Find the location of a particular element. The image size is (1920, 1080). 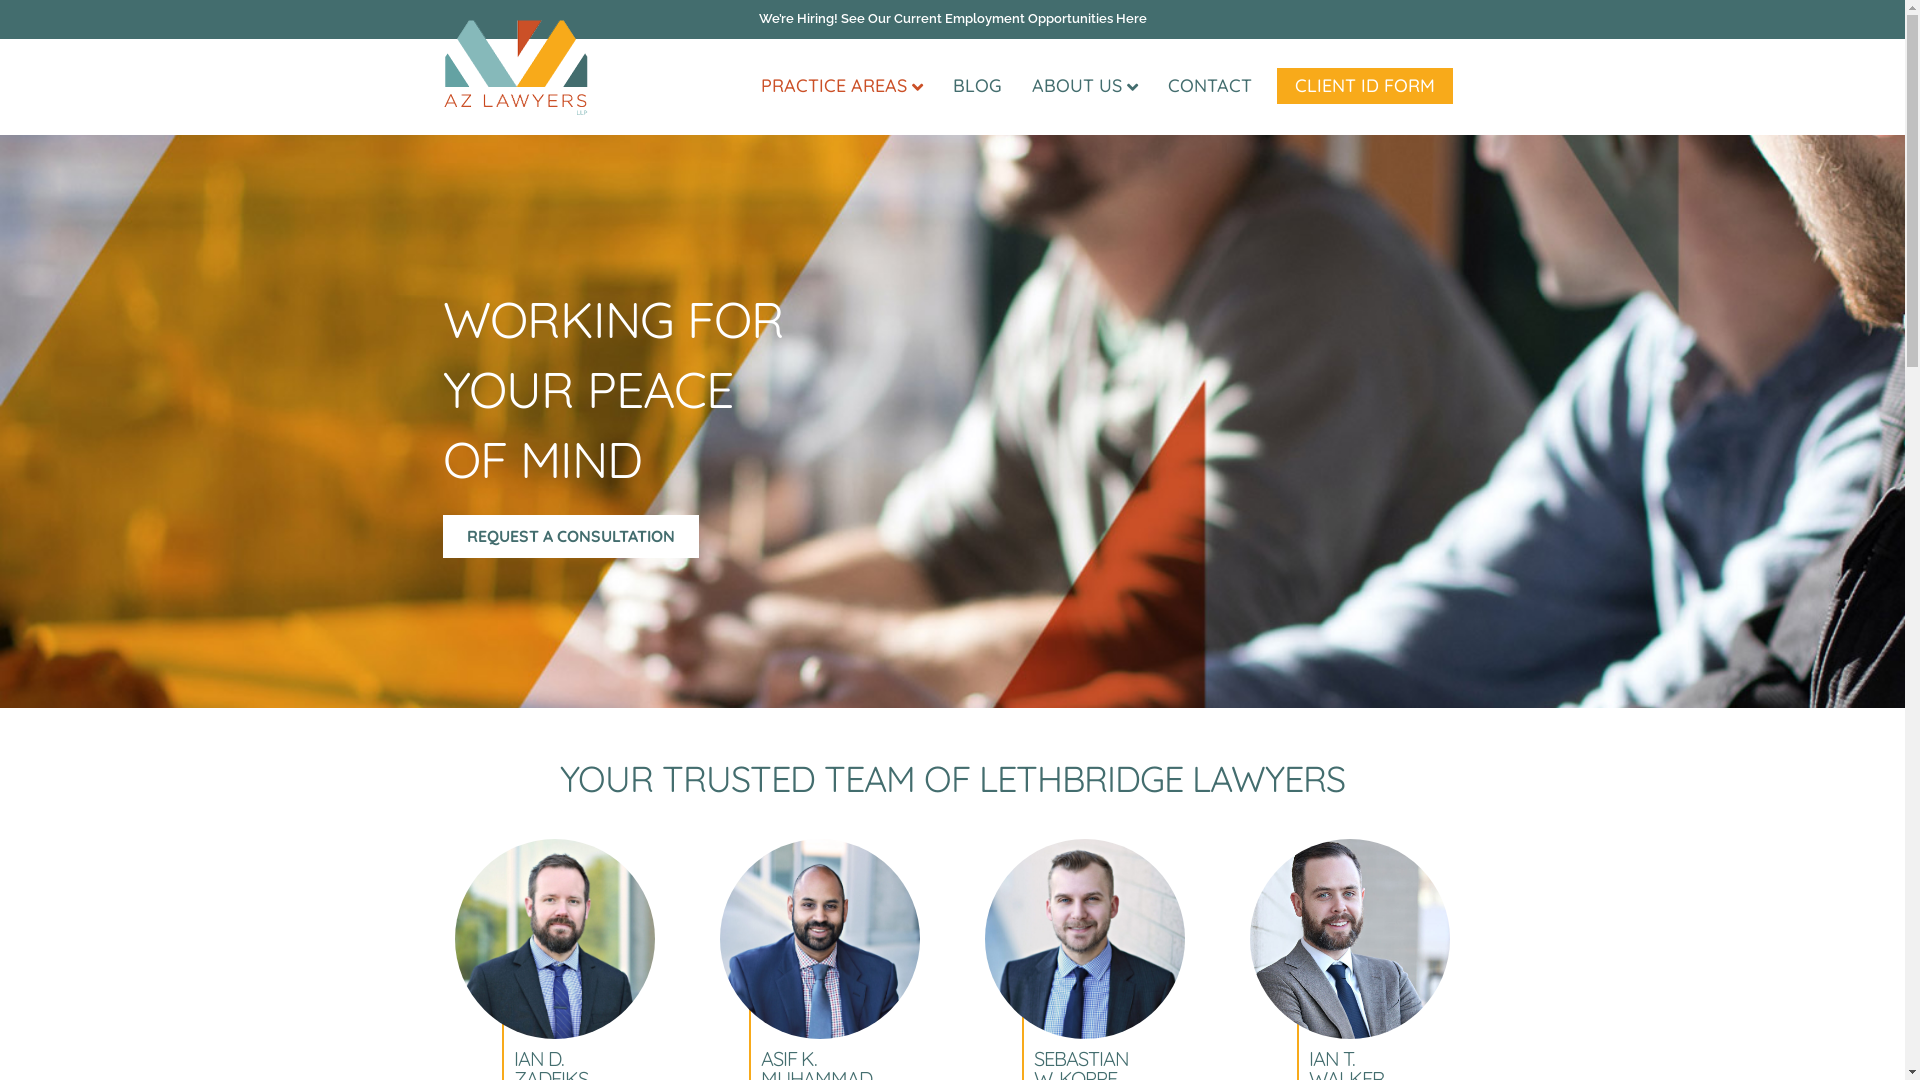

'CONTACT' is located at coordinates (1208, 84).